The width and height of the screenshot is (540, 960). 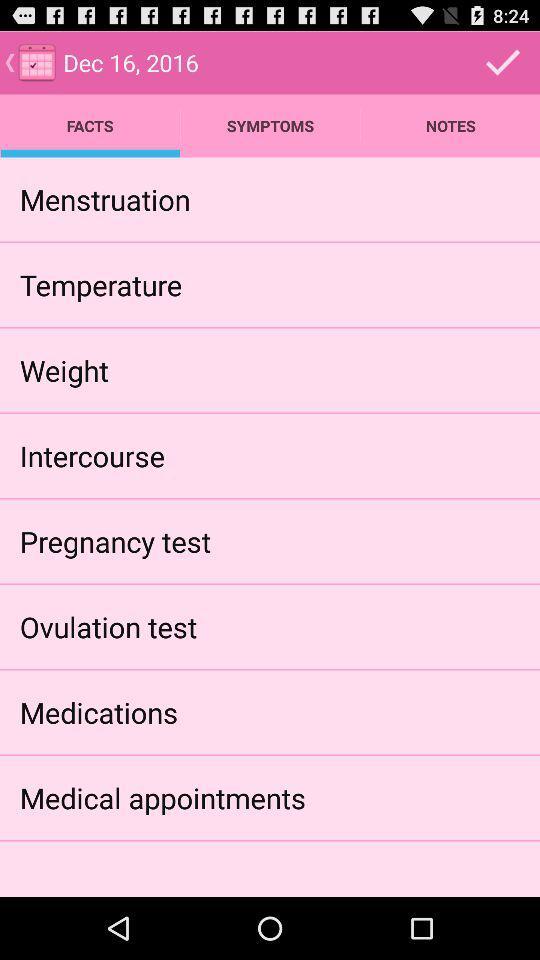 I want to click on tick mark on the top right corner of the screen, so click(x=502, y=63).